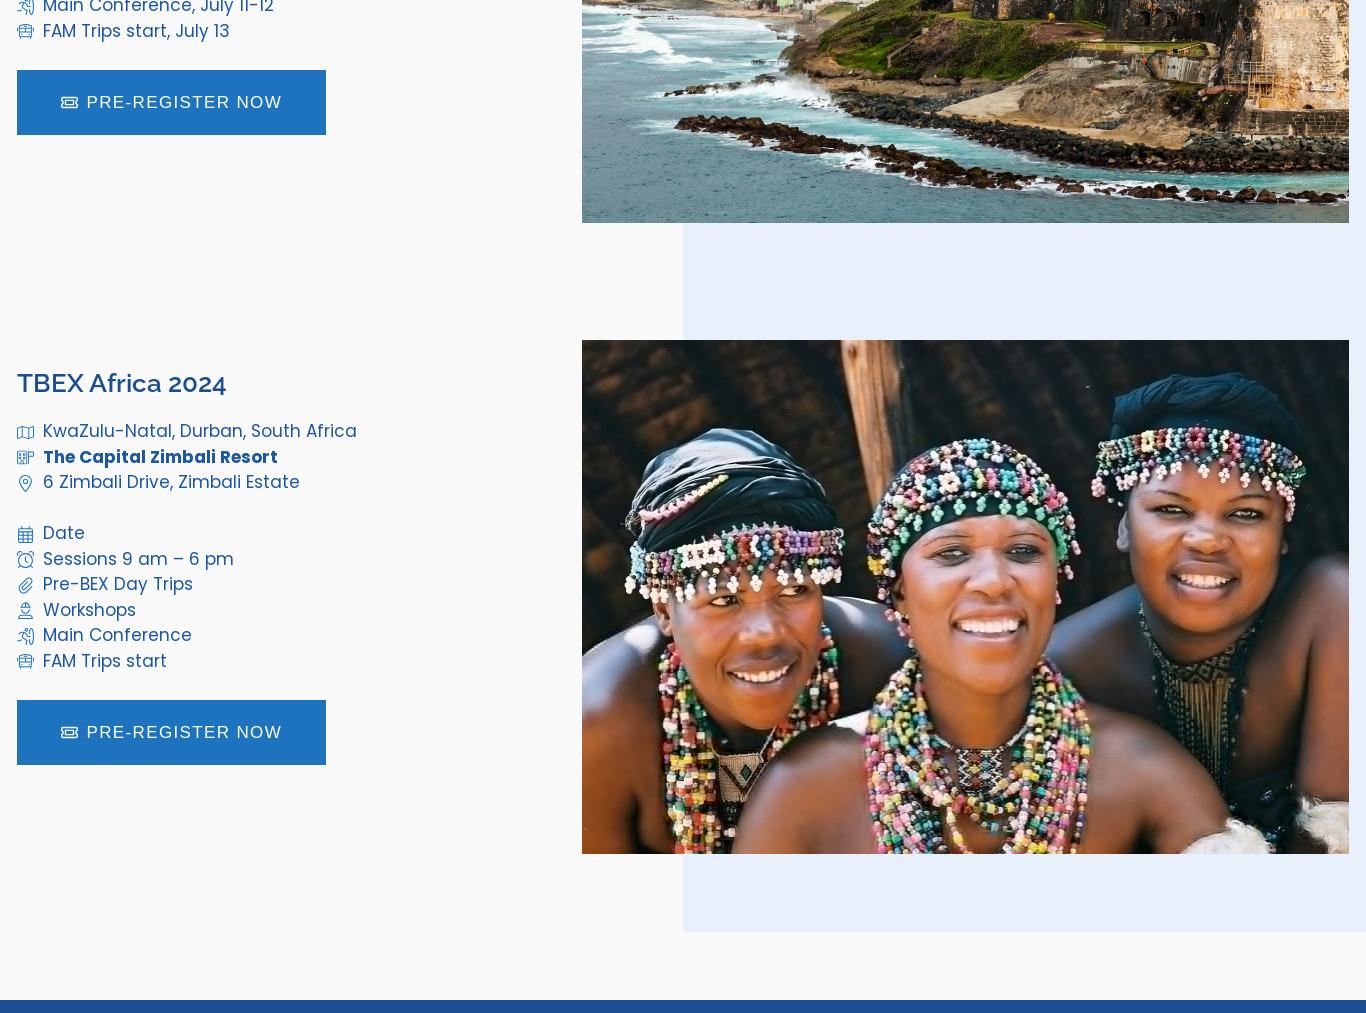 The width and height of the screenshot is (1366, 1013). What do you see at coordinates (158, 454) in the screenshot?
I see `'The Capital Zimbali Resort'` at bounding box center [158, 454].